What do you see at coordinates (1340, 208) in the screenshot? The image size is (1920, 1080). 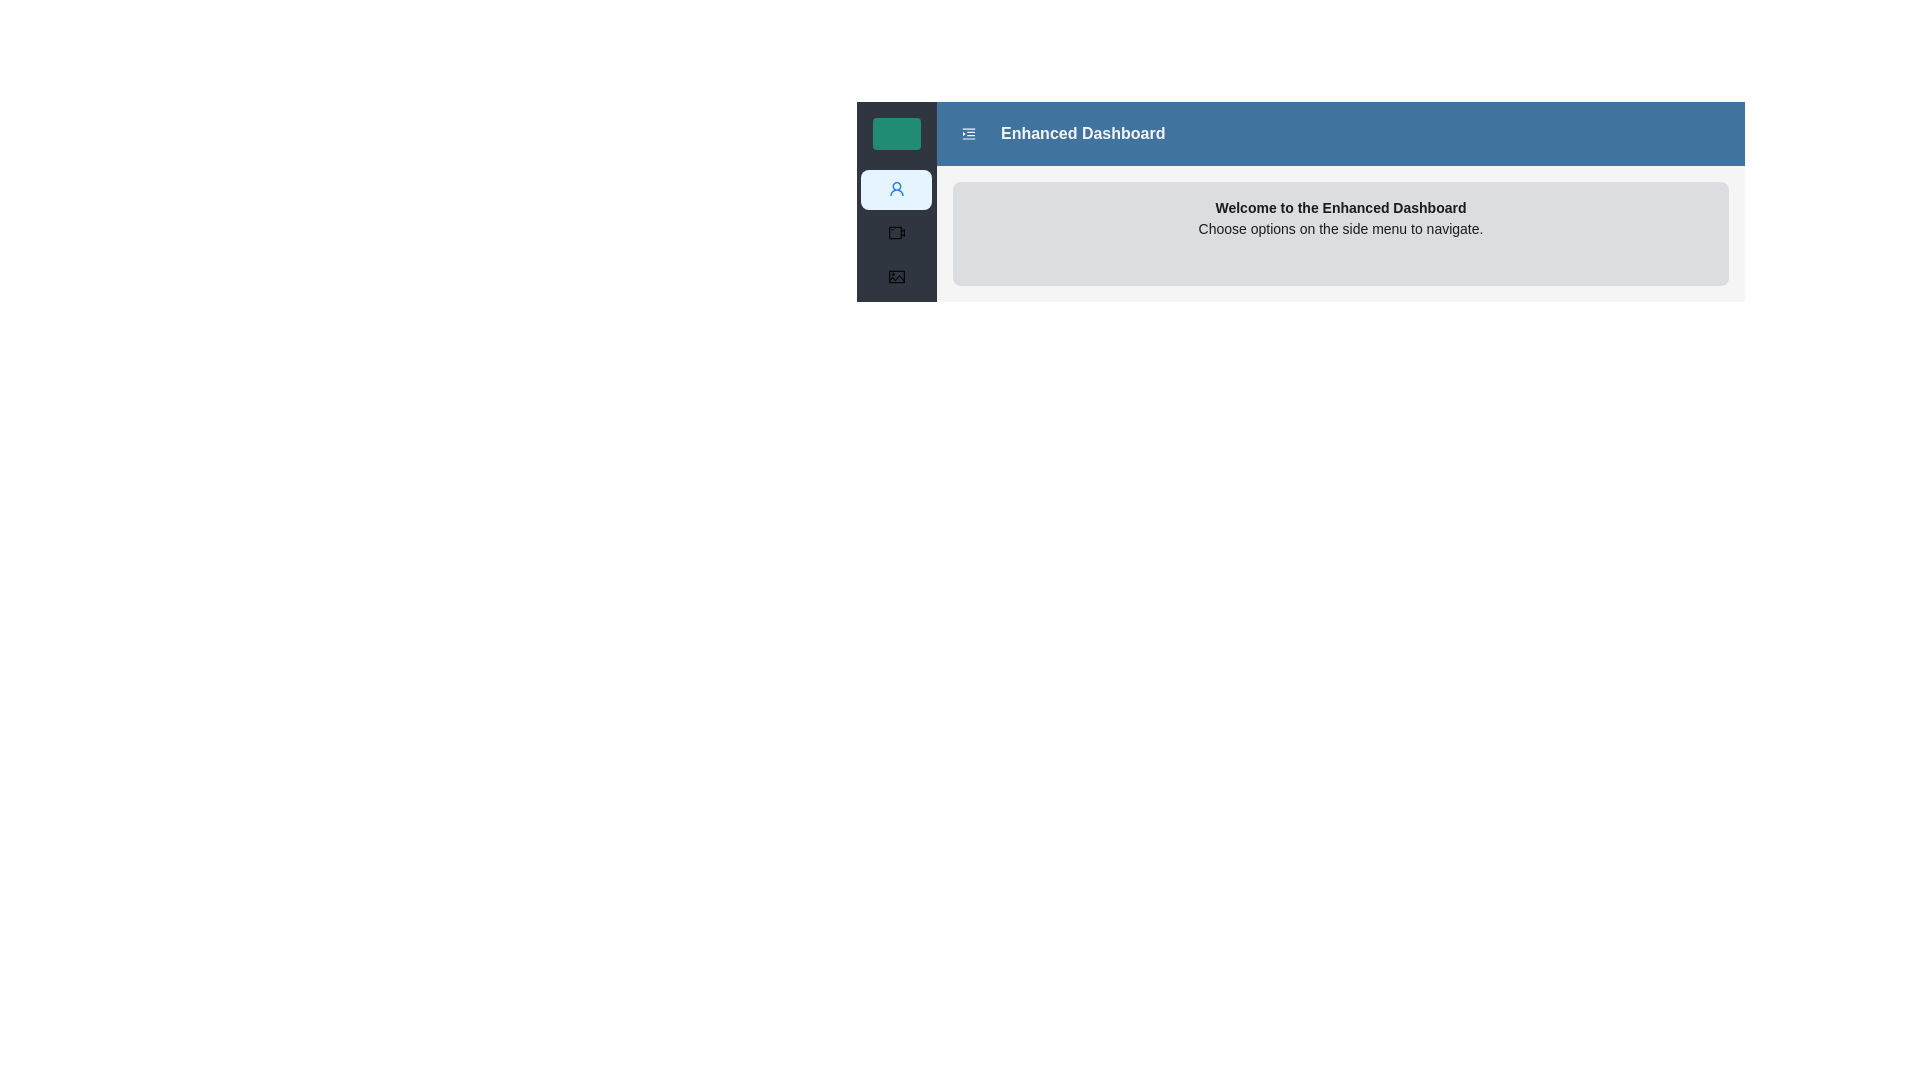 I see `the welcoming message text label located at the top of the content block with a grey background and rounded corners` at bounding box center [1340, 208].